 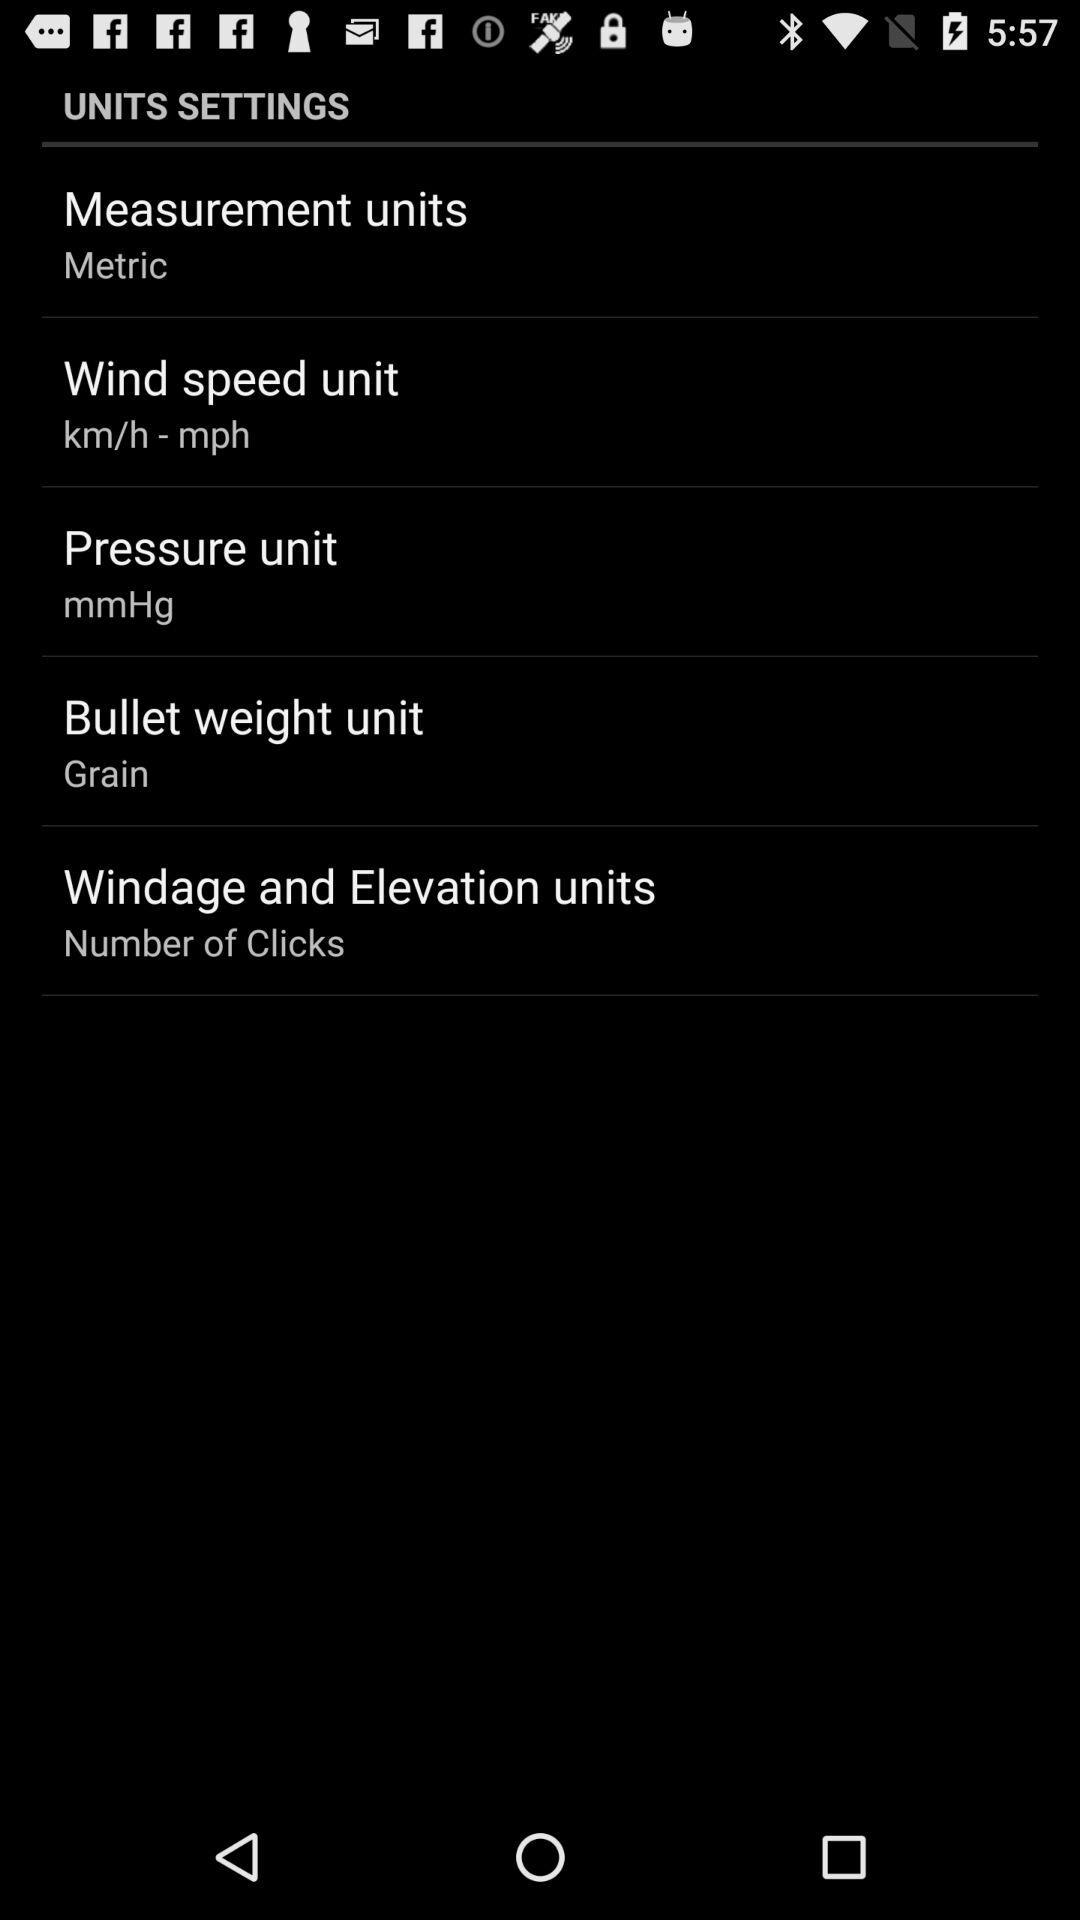 I want to click on measurement units item, so click(x=264, y=207).